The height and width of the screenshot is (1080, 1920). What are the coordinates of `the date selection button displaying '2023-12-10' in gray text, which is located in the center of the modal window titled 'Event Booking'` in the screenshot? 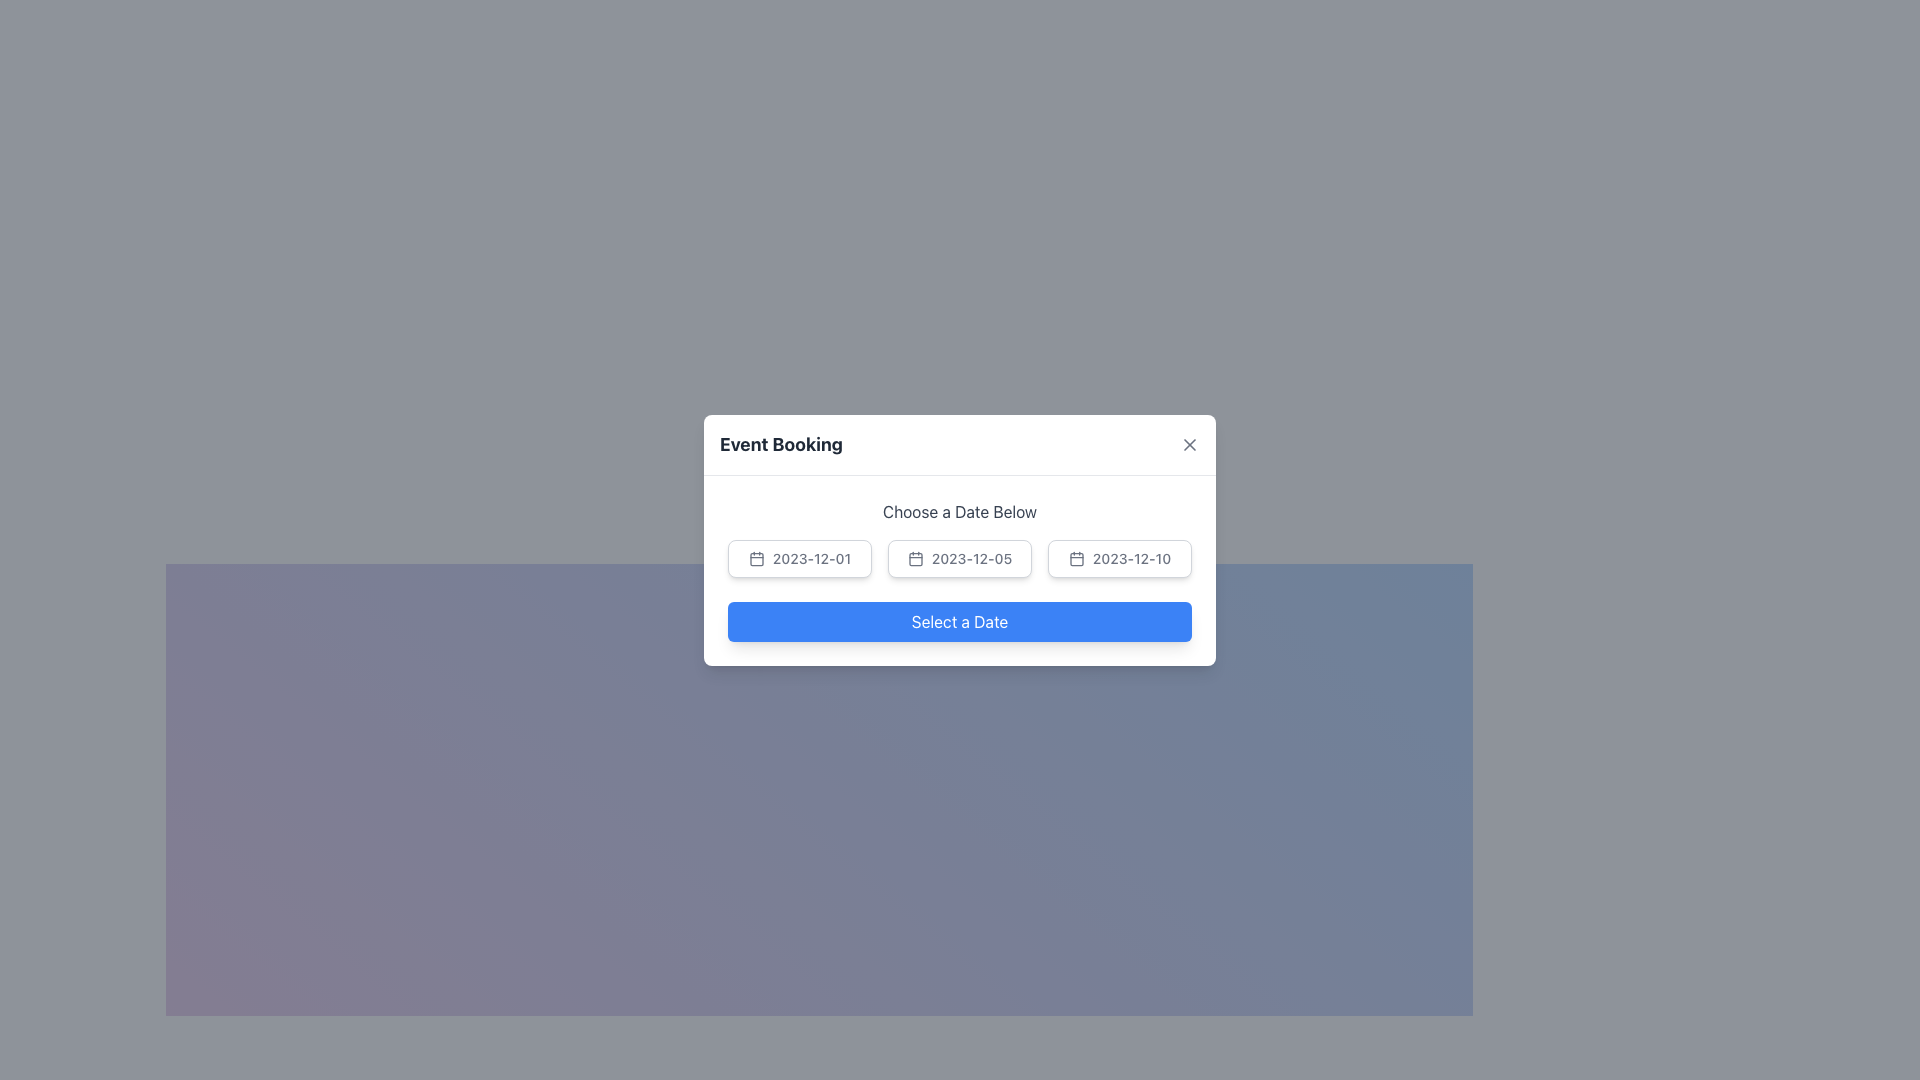 It's located at (1118, 558).